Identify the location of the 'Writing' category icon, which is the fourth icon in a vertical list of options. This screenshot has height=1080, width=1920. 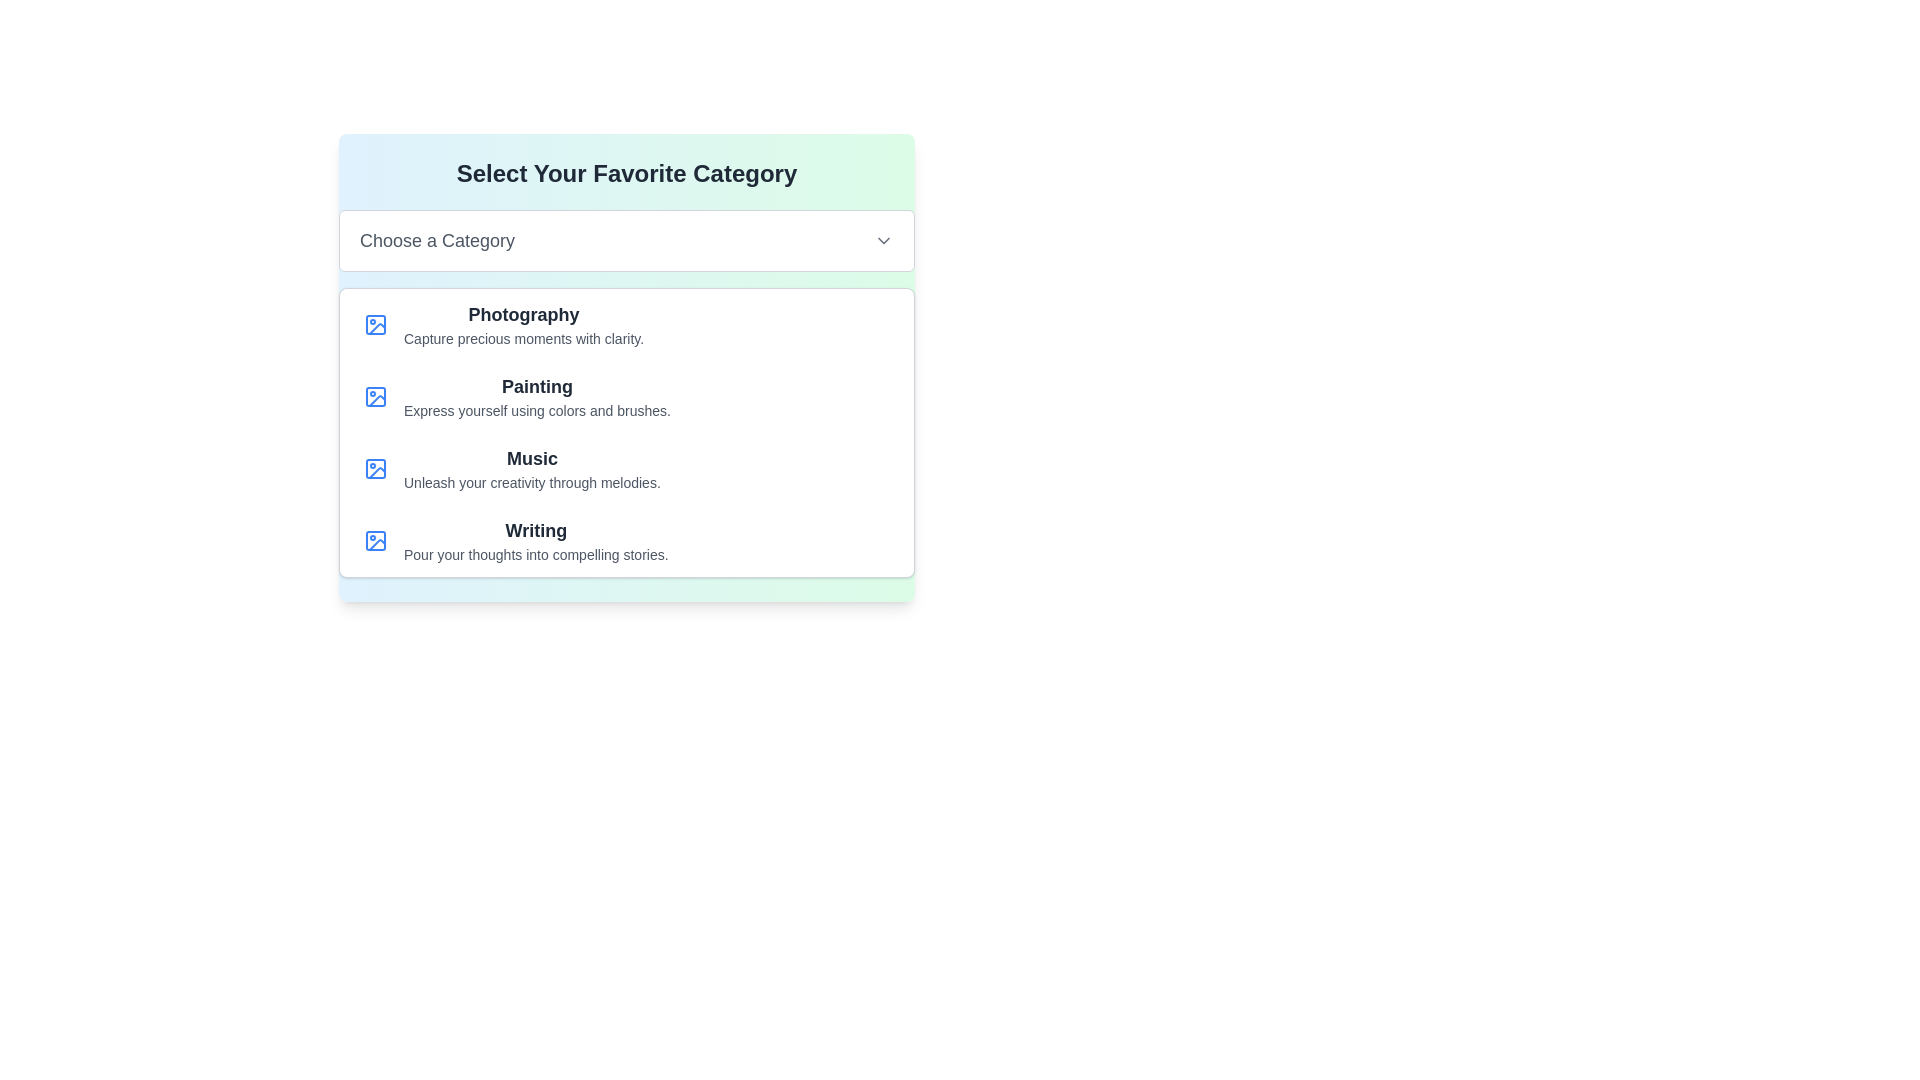
(375, 540).